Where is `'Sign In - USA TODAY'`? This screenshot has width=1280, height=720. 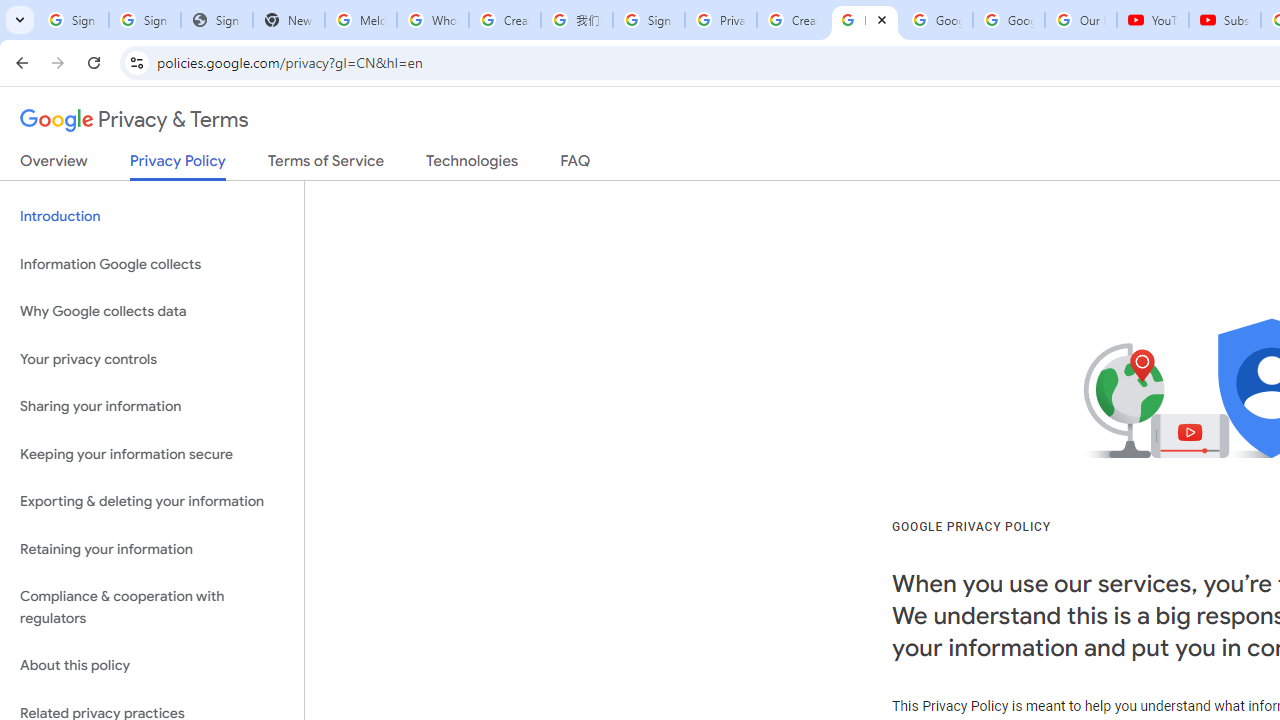
'Sign In - USA TODAY' is located at coordinates (216, 20).